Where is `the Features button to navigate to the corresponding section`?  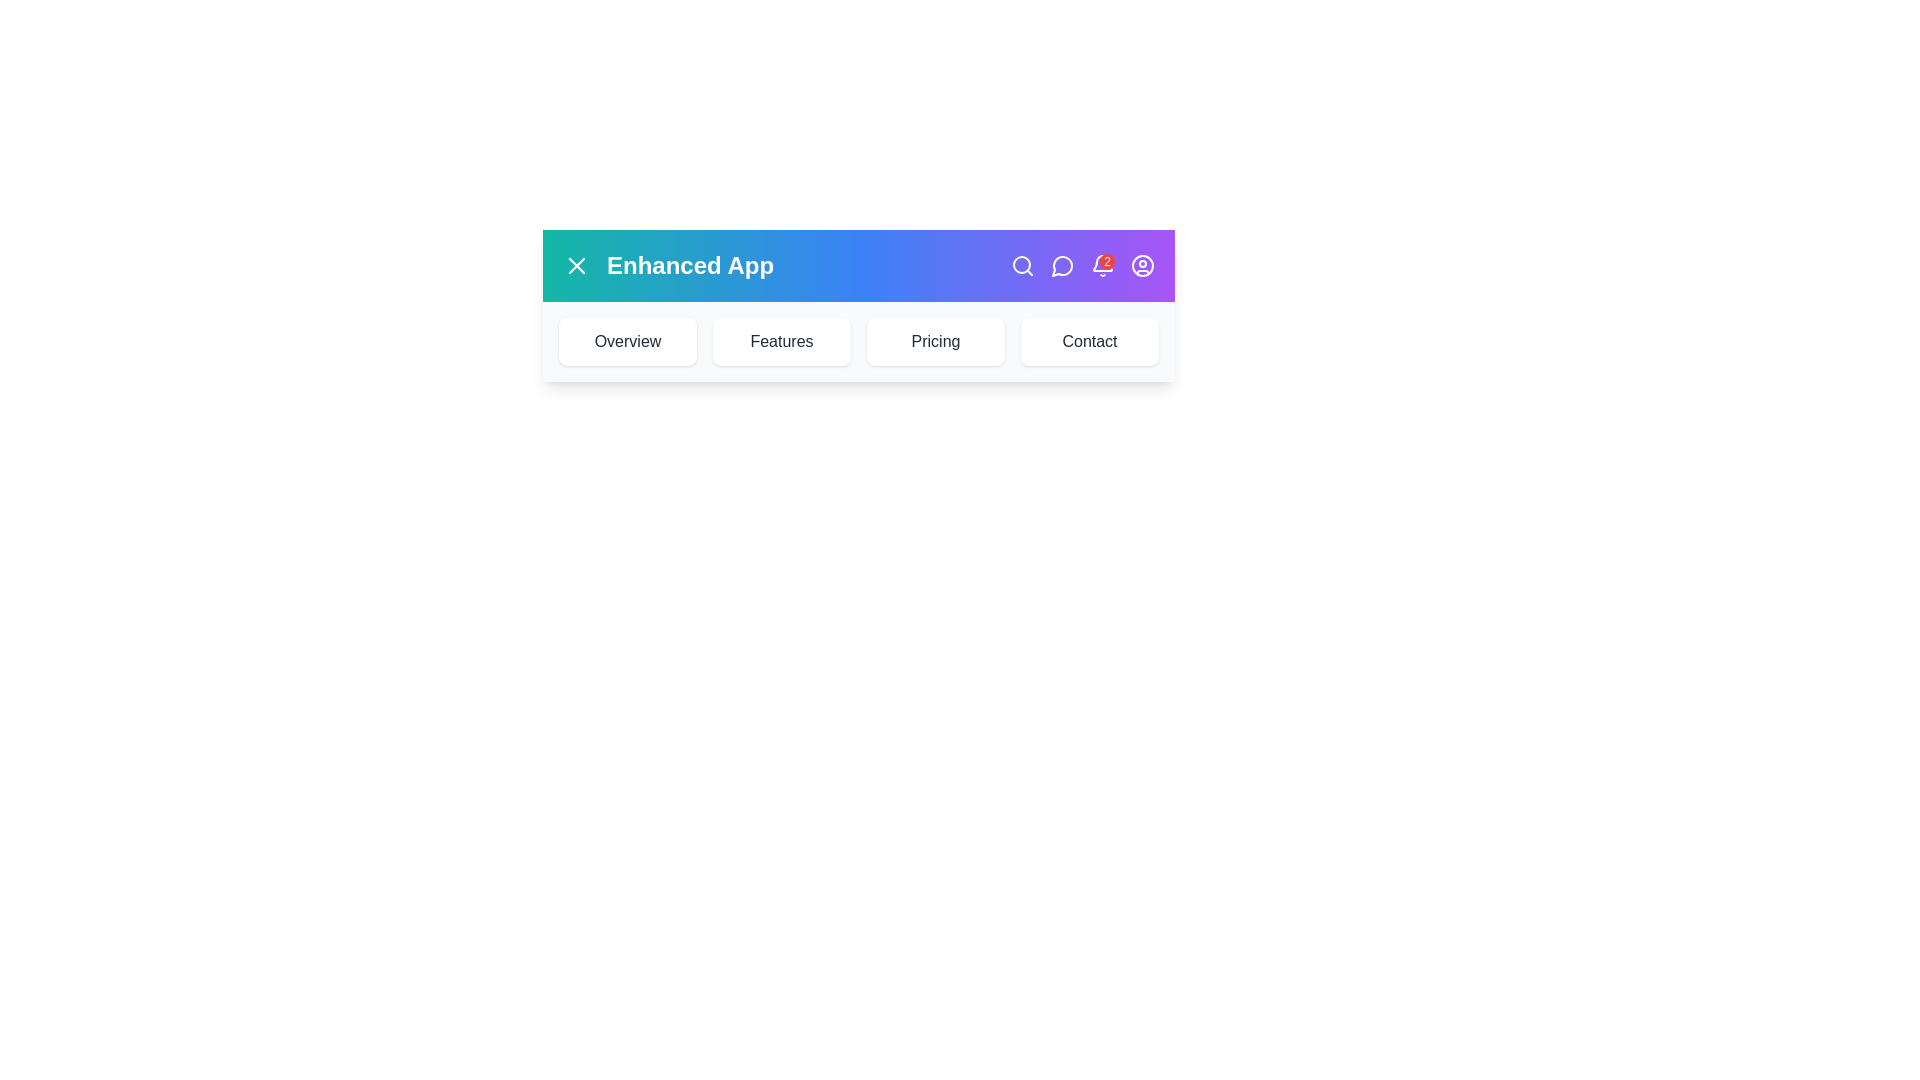
the Features button to navigate to the corresponding section is located at coordinates (781, 341).